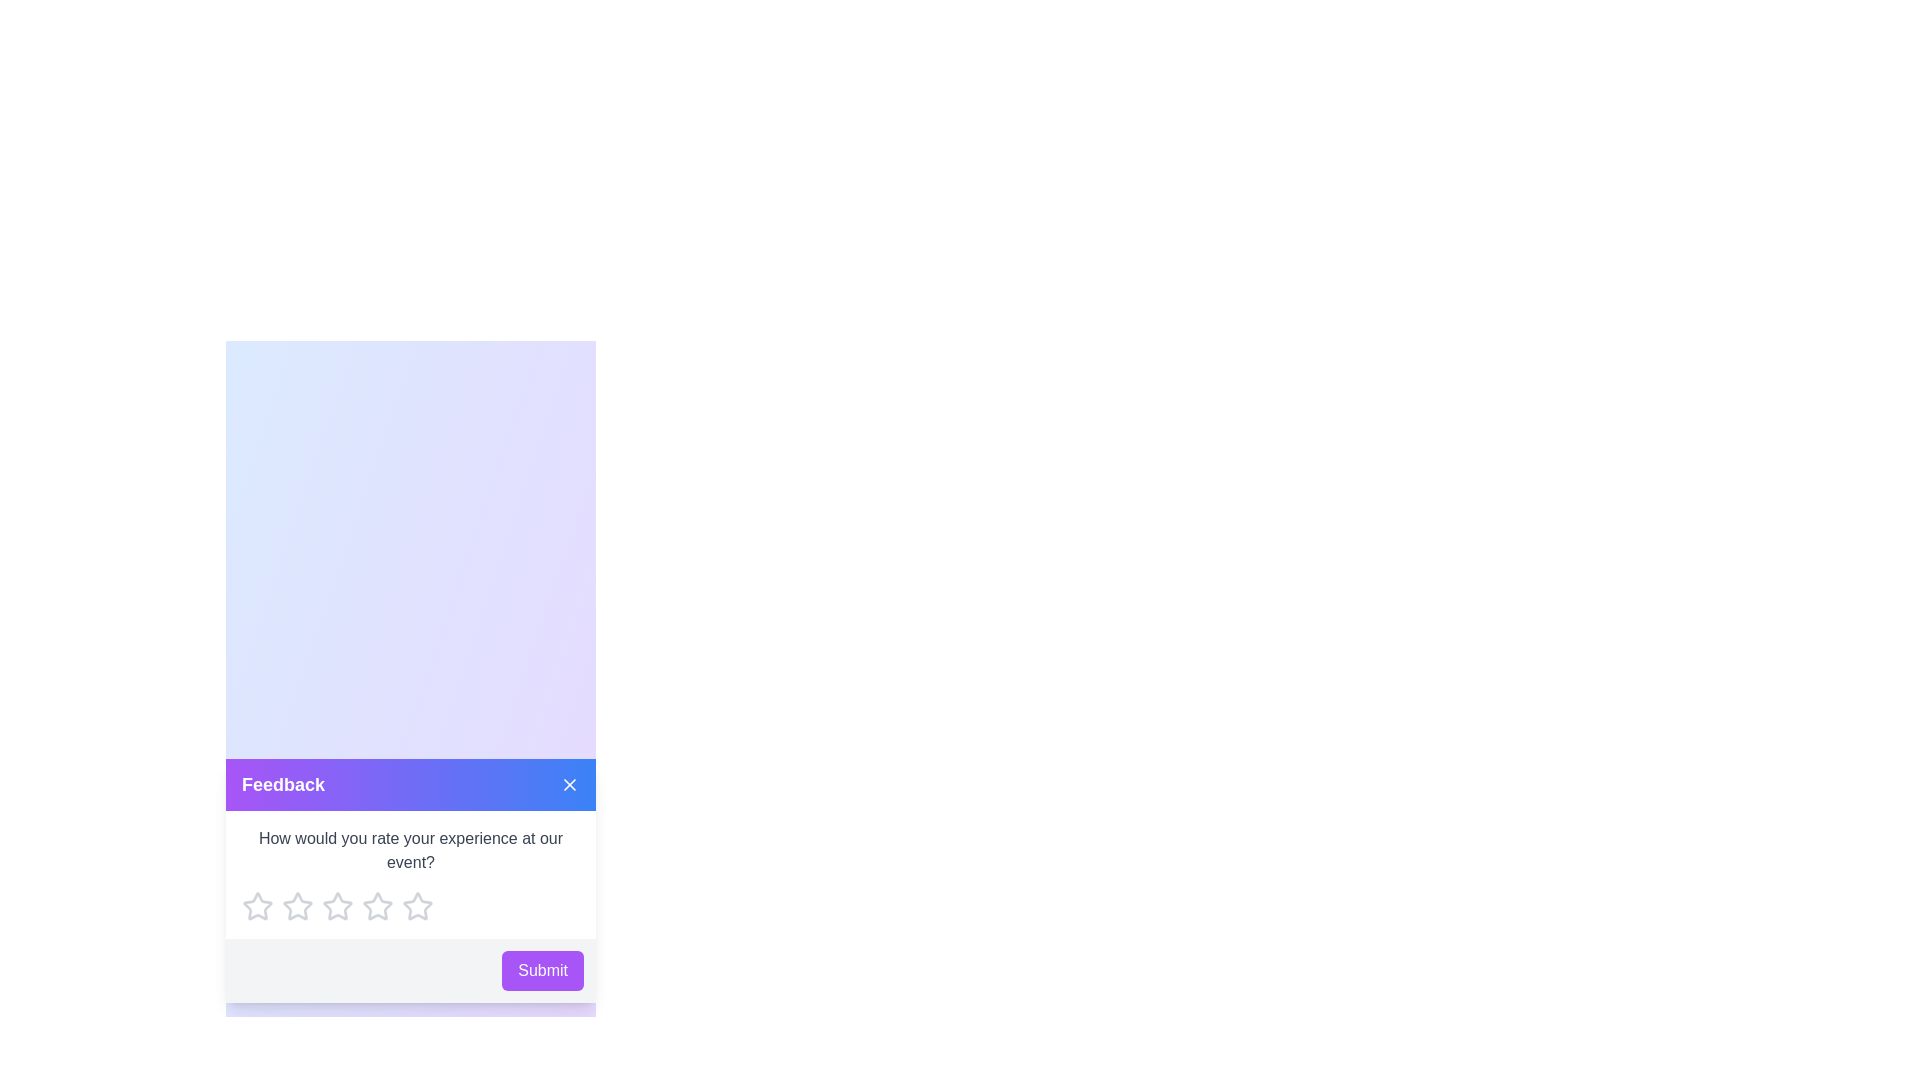 Image resolution: width=1920 pixels, height=1080 pixels. Describe the element at coordinates (543, 970) in the screenshot. I see `the purple 'Submit' button with white text to observe the hover effects` at that location.